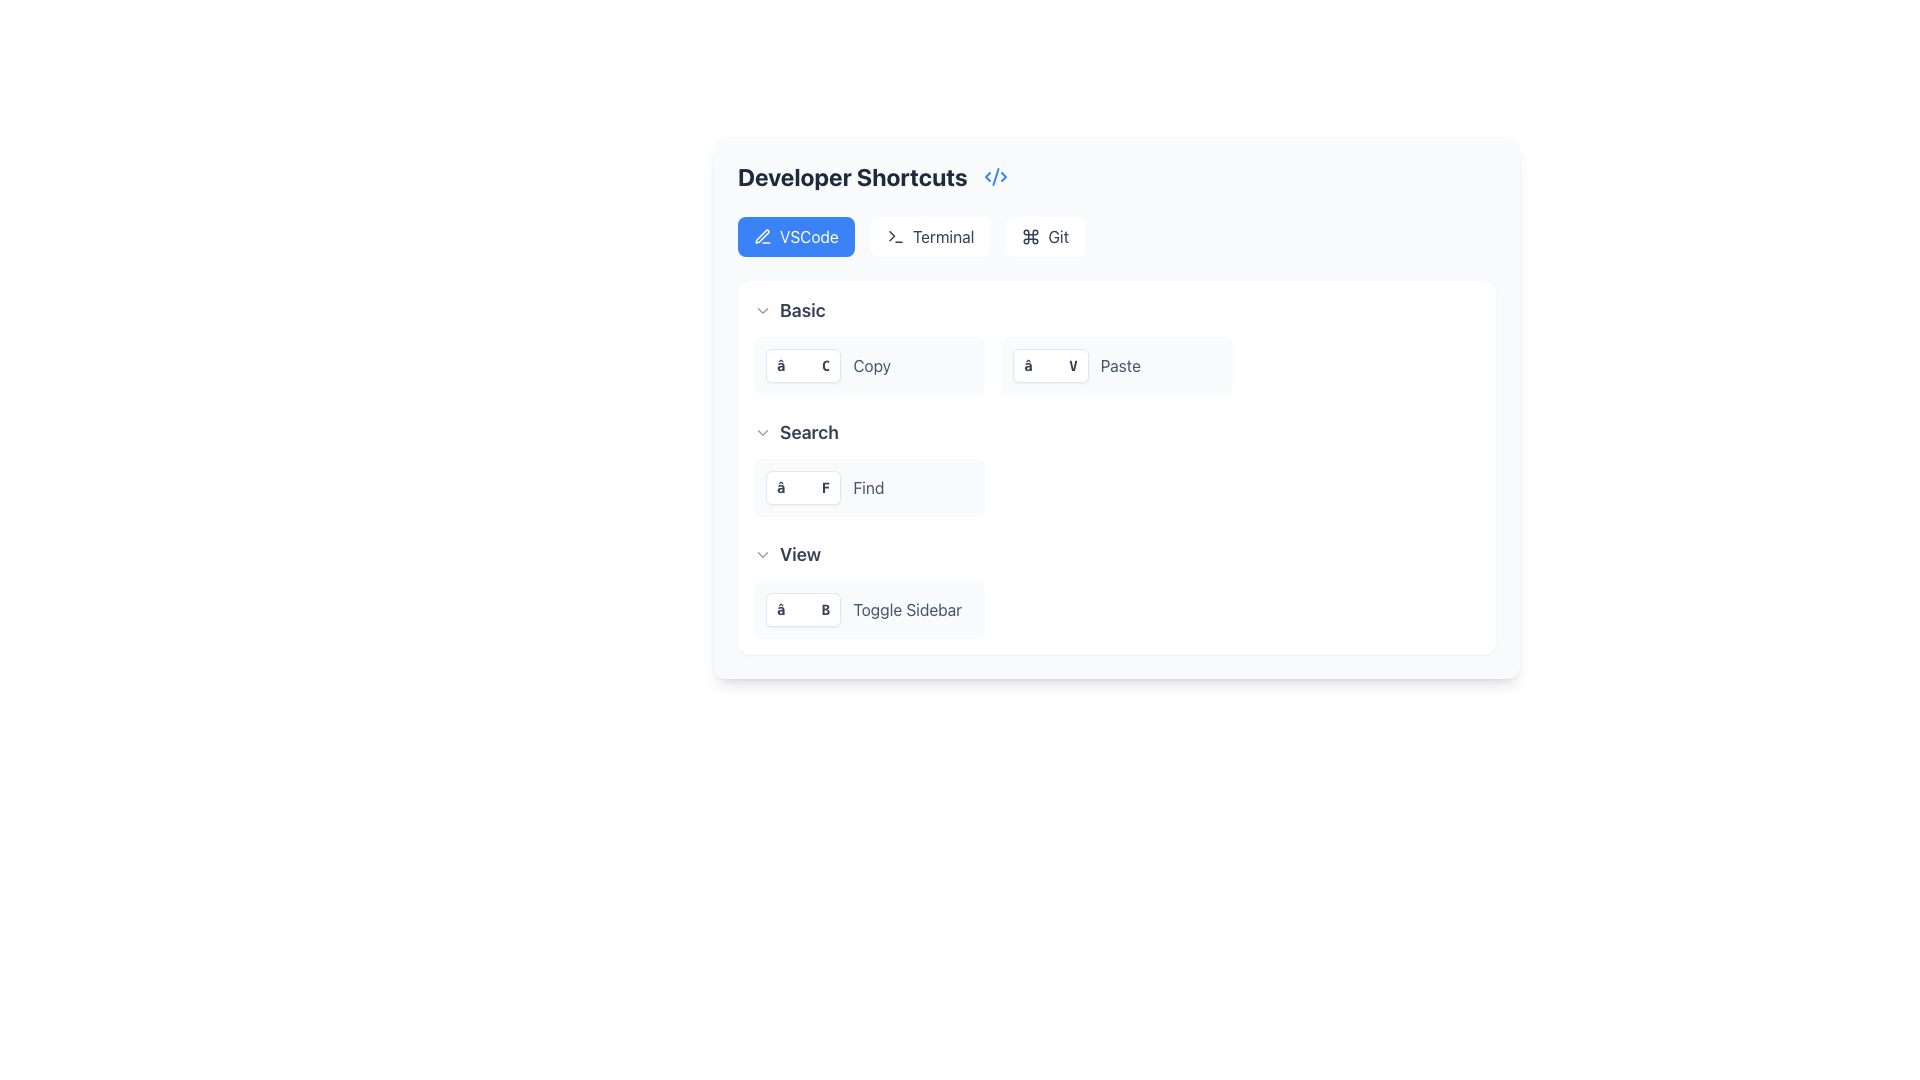  Describe the element at coordinates (762, 555) in the screenshot. I see `the small downward-facing chevron icon, which is dark gray and located to the immediate left of the text 'View'` at that location.